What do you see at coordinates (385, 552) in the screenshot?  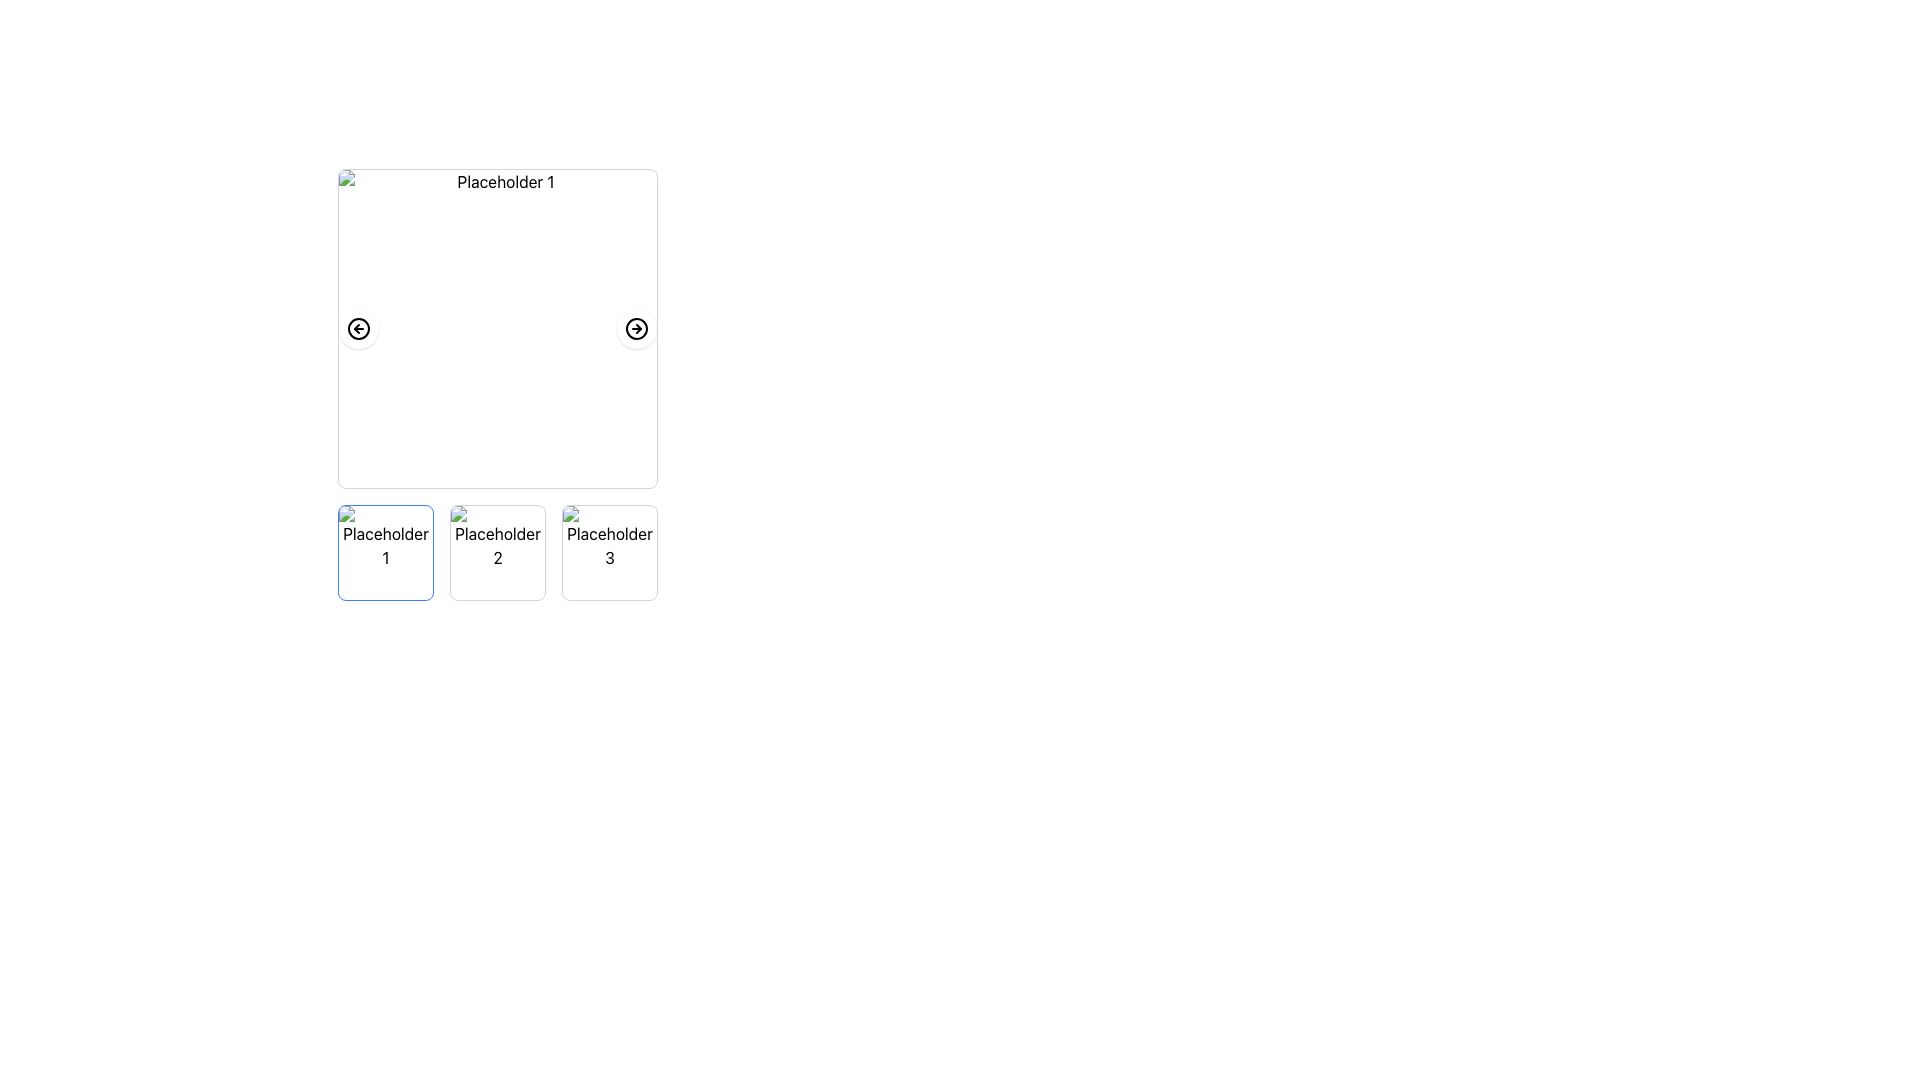 I see `the first selectable thumbnail component, which is a square image with a rounded blue border and labeled 'Placeholder 1'` at bounding box center [385, 552].